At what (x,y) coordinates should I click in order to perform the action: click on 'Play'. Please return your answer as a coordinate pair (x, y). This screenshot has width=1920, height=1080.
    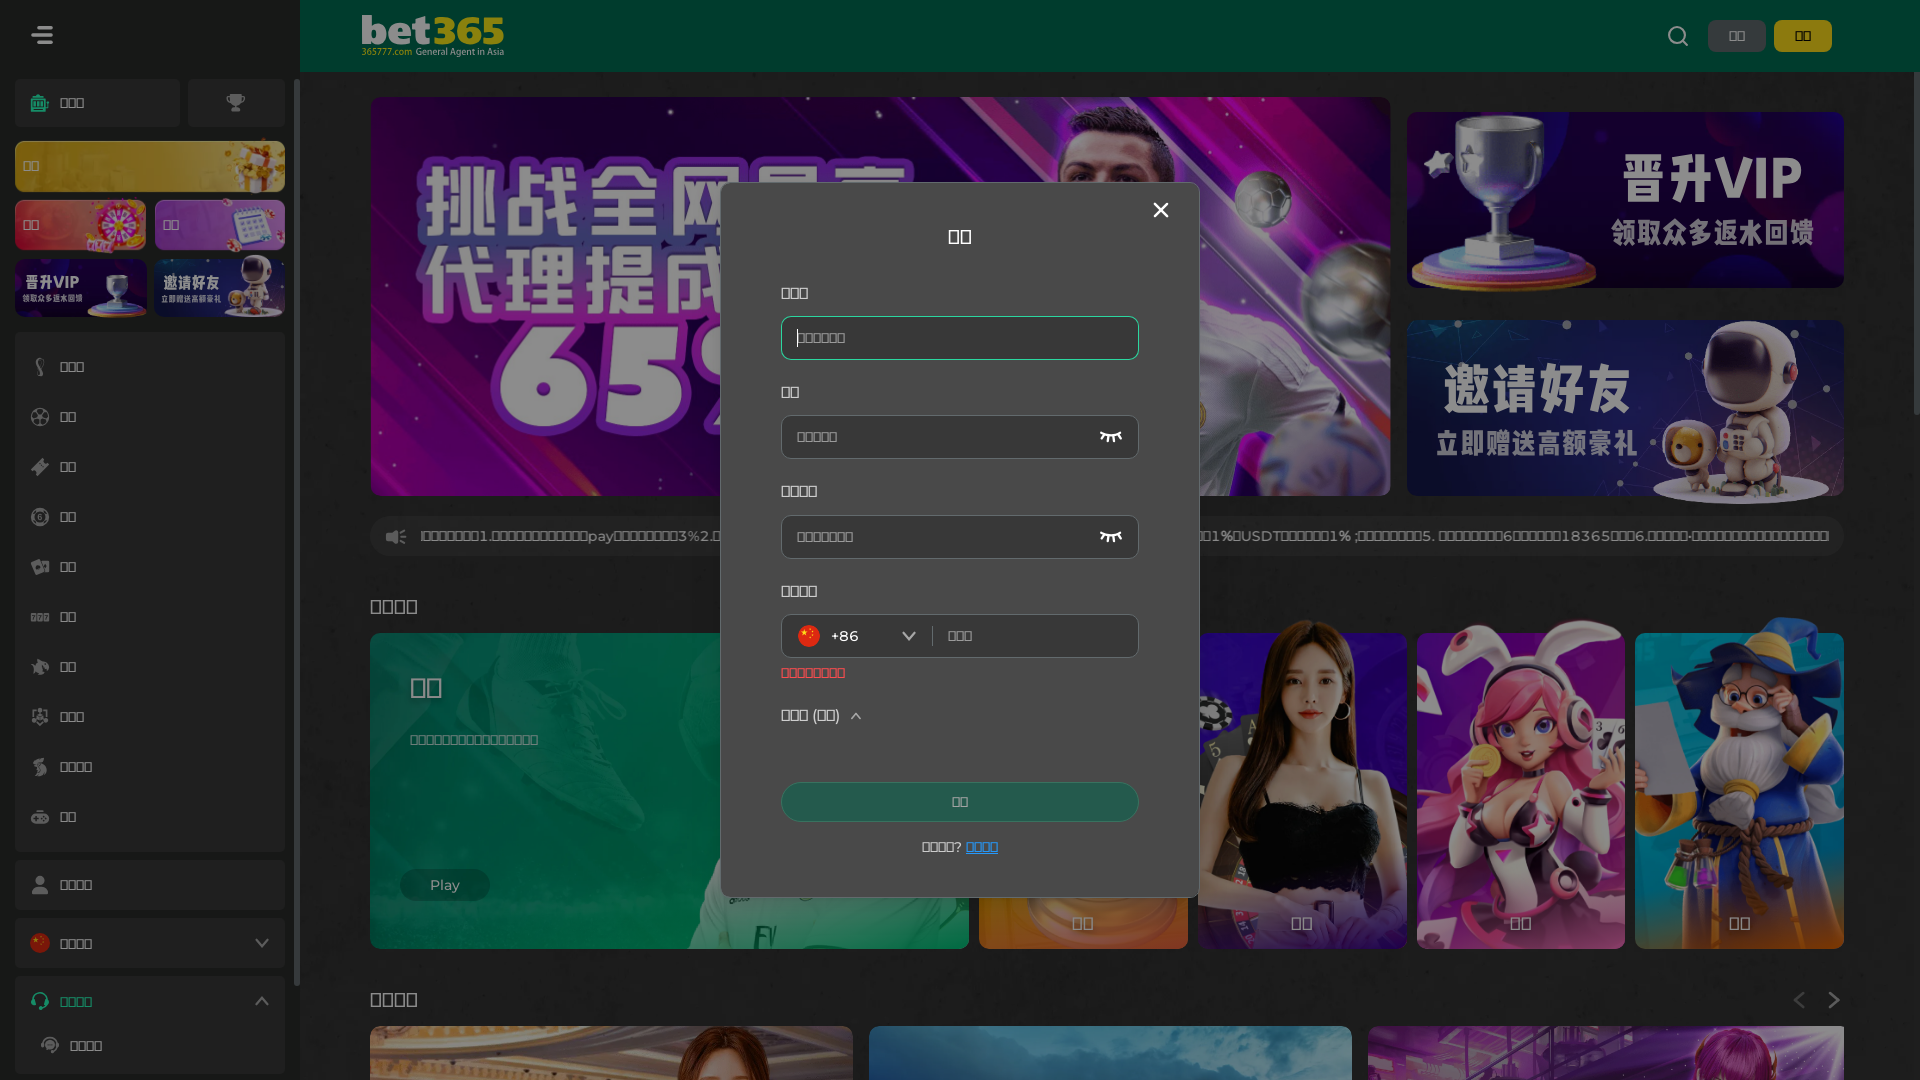
    Looking at the image, I should click on (444, 883).